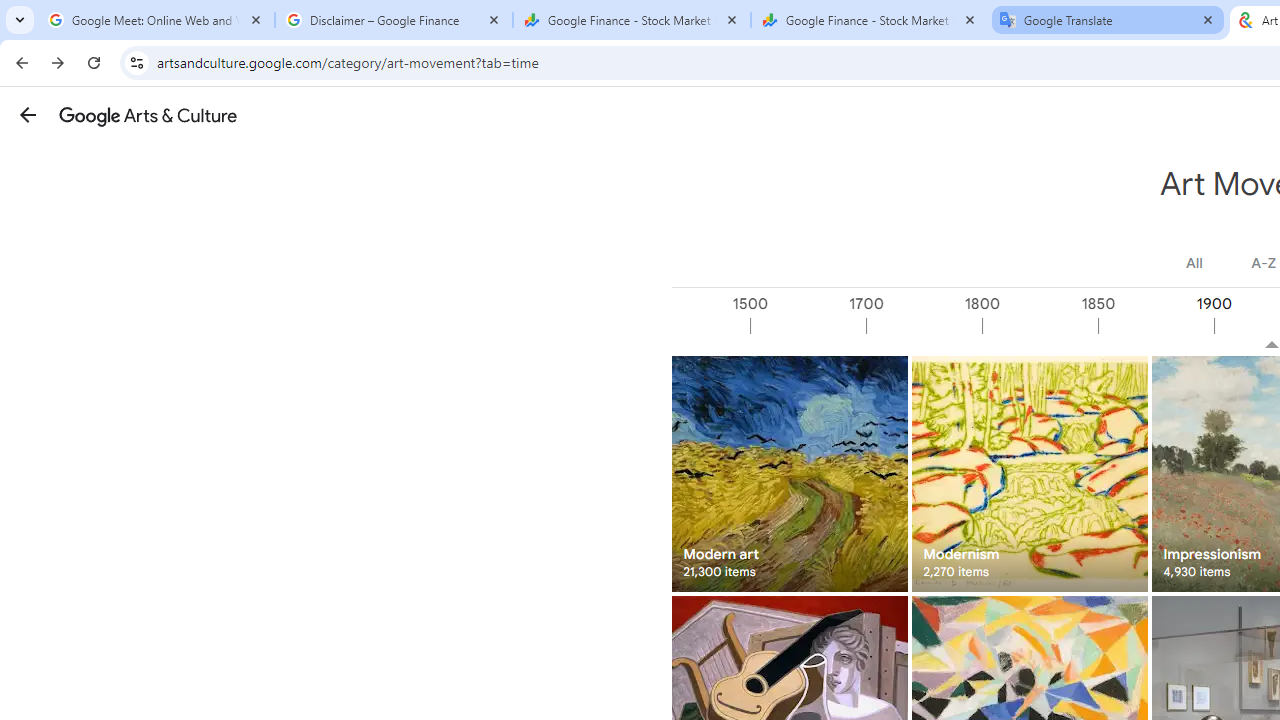 The width and height of the screenshot is (1280, 720). What do you see at coordinates (922, 325) in the screenshot?
I see `'1700'` at bounding box center [922, 325].